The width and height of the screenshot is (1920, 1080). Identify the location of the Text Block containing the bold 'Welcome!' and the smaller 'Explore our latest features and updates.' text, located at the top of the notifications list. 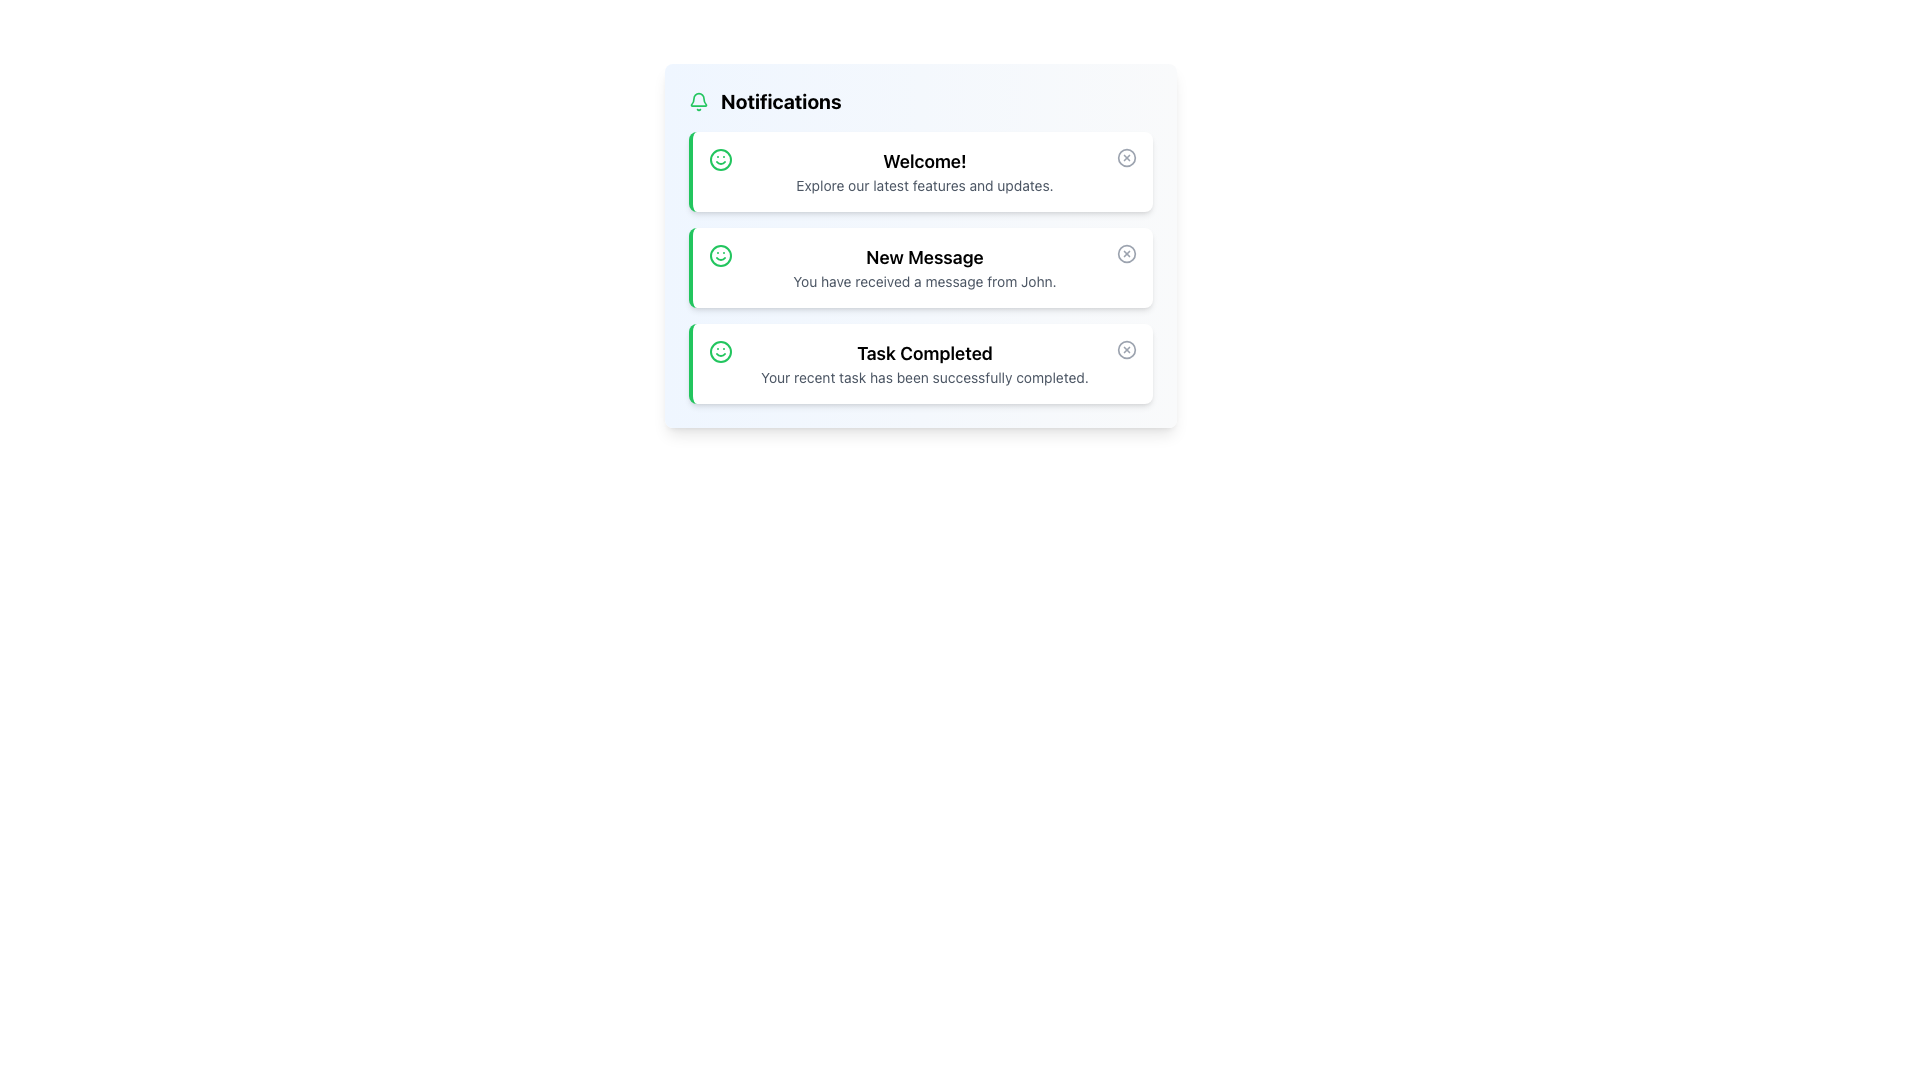
(924, 171).